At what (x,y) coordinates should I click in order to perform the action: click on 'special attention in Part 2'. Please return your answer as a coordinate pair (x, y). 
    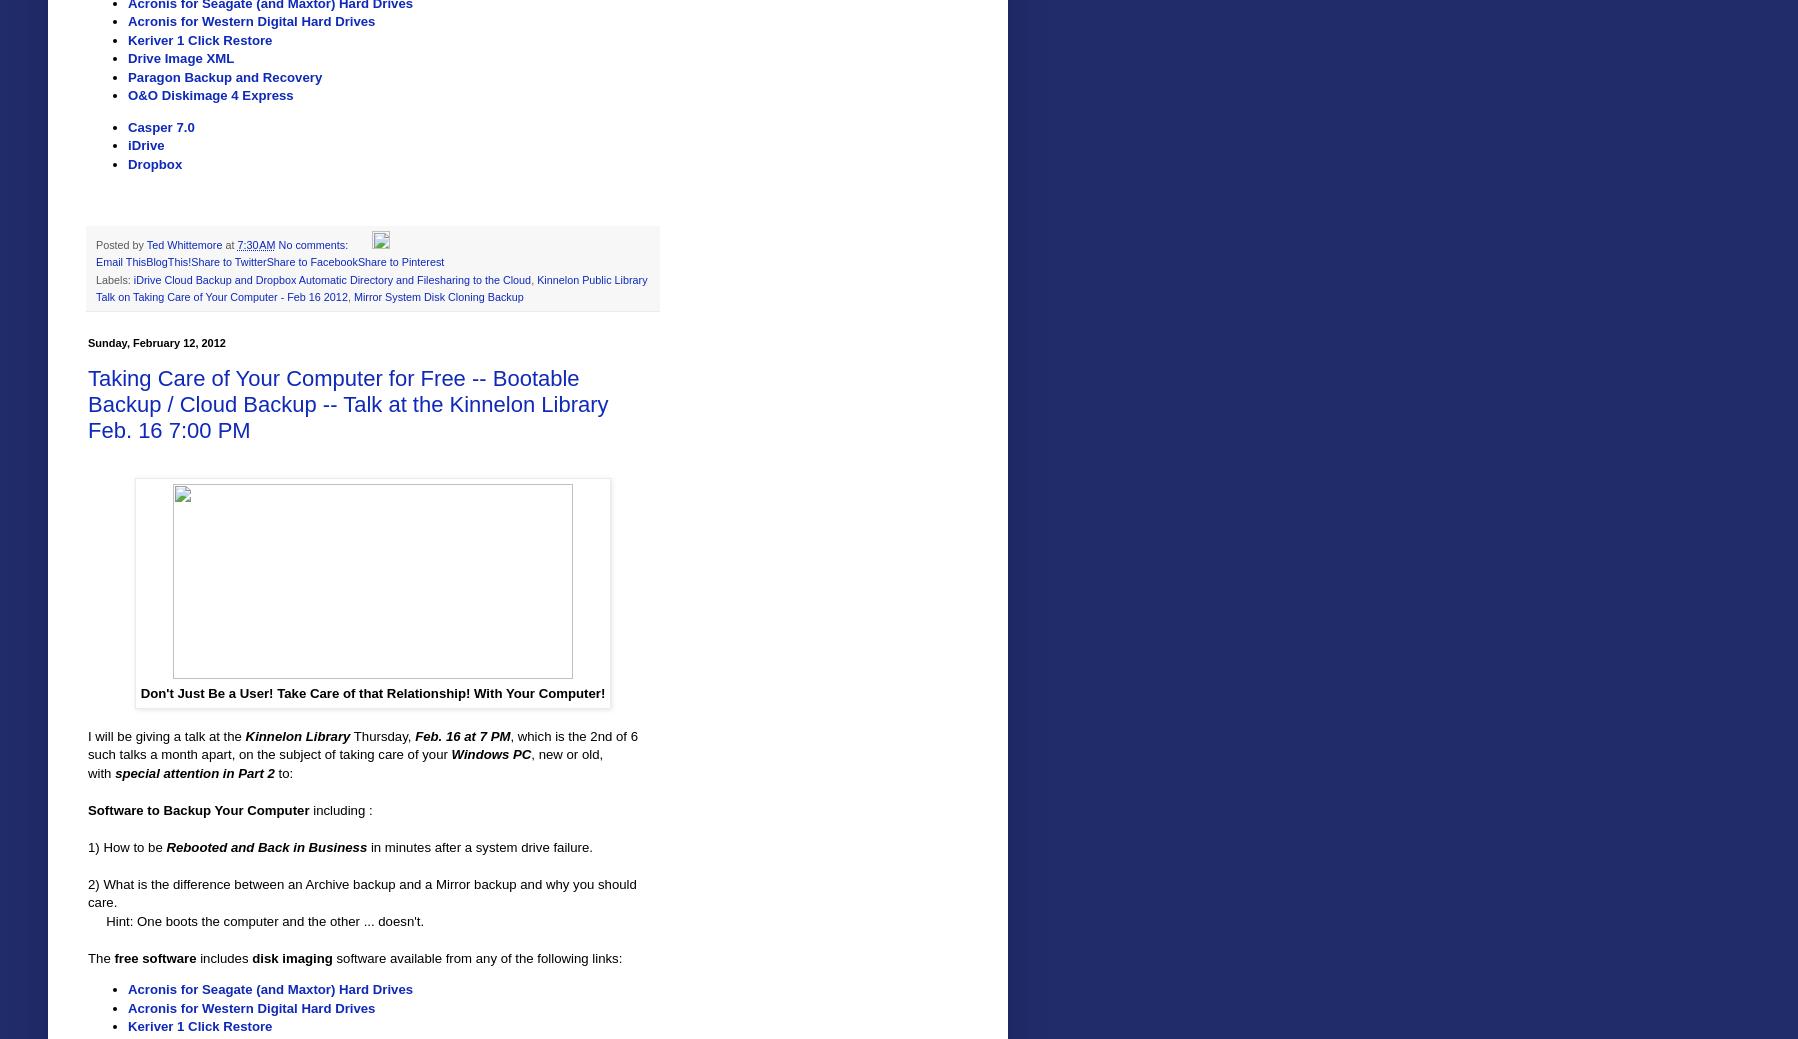
    Looking at the image, I should click on (194, 771).